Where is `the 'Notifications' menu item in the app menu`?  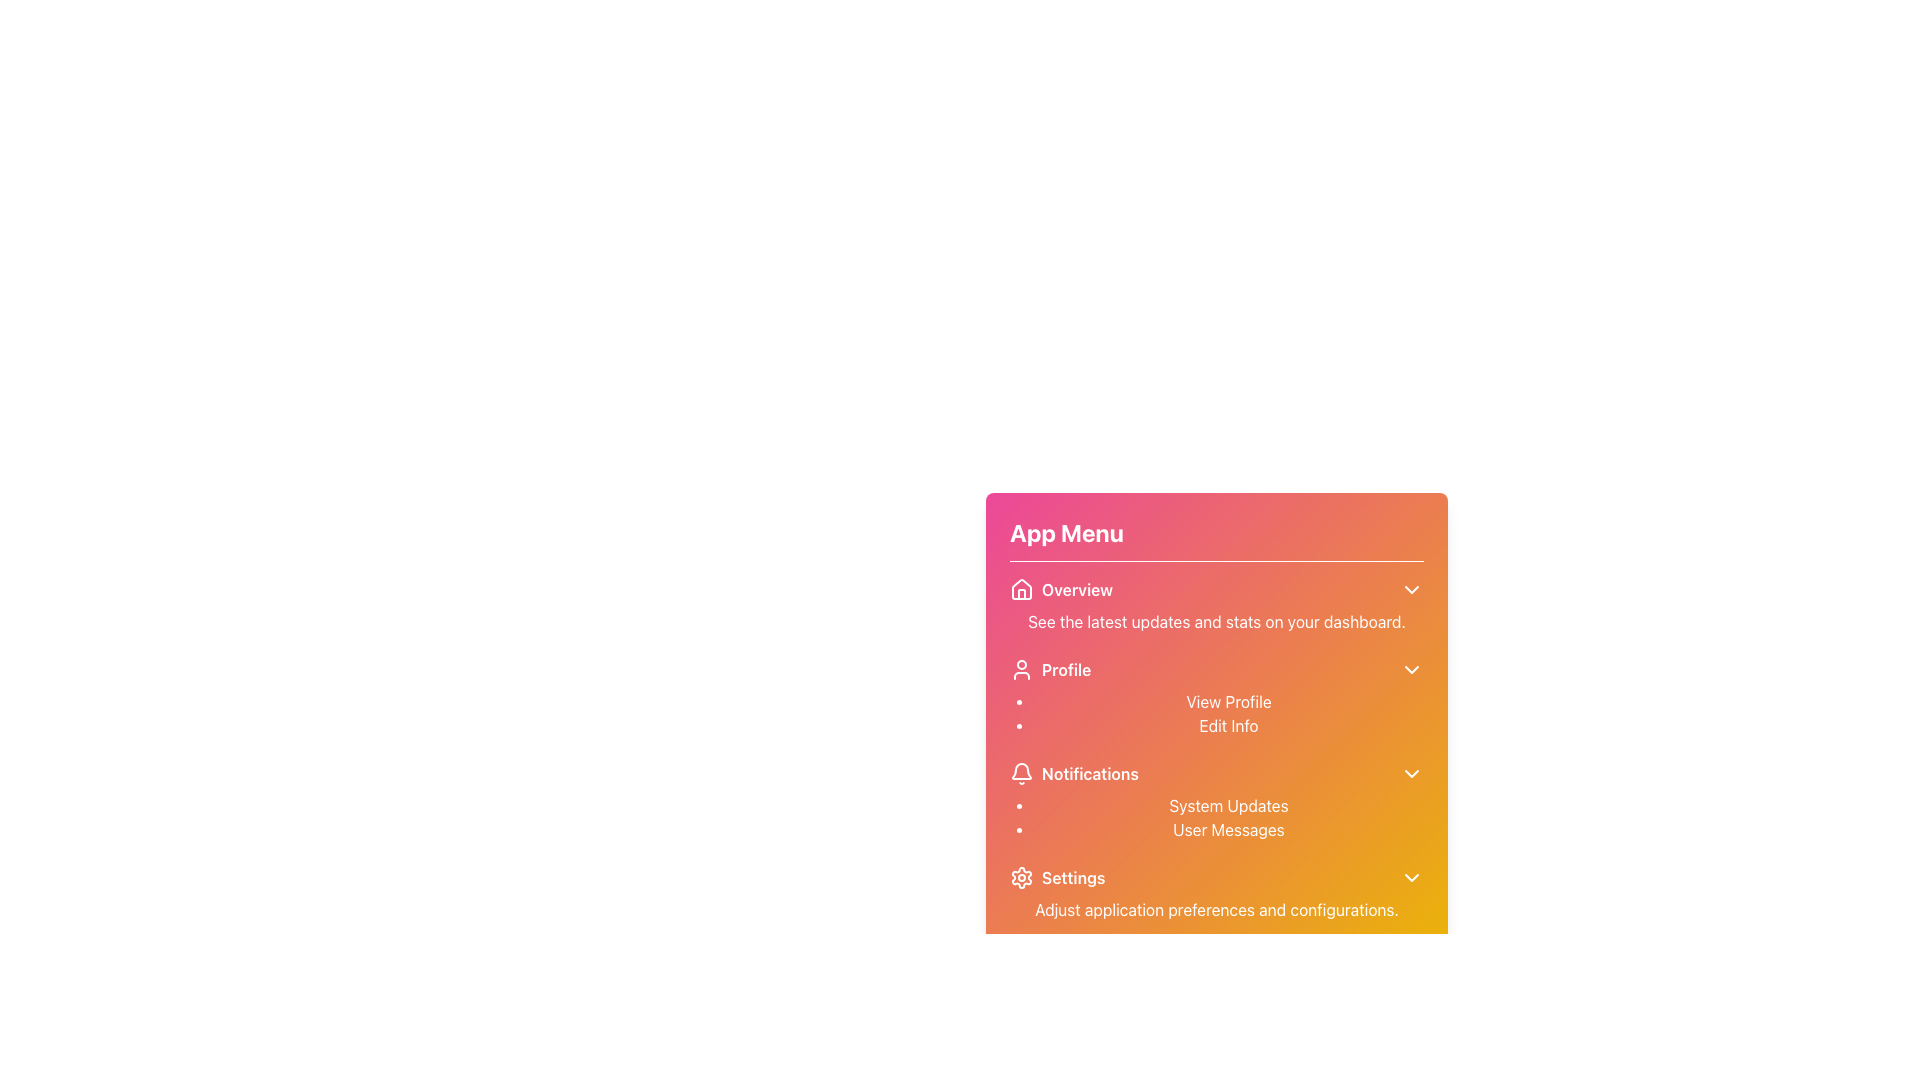
the 'Notifications' menu item in the app menu is located at coordinates (1216, 773).